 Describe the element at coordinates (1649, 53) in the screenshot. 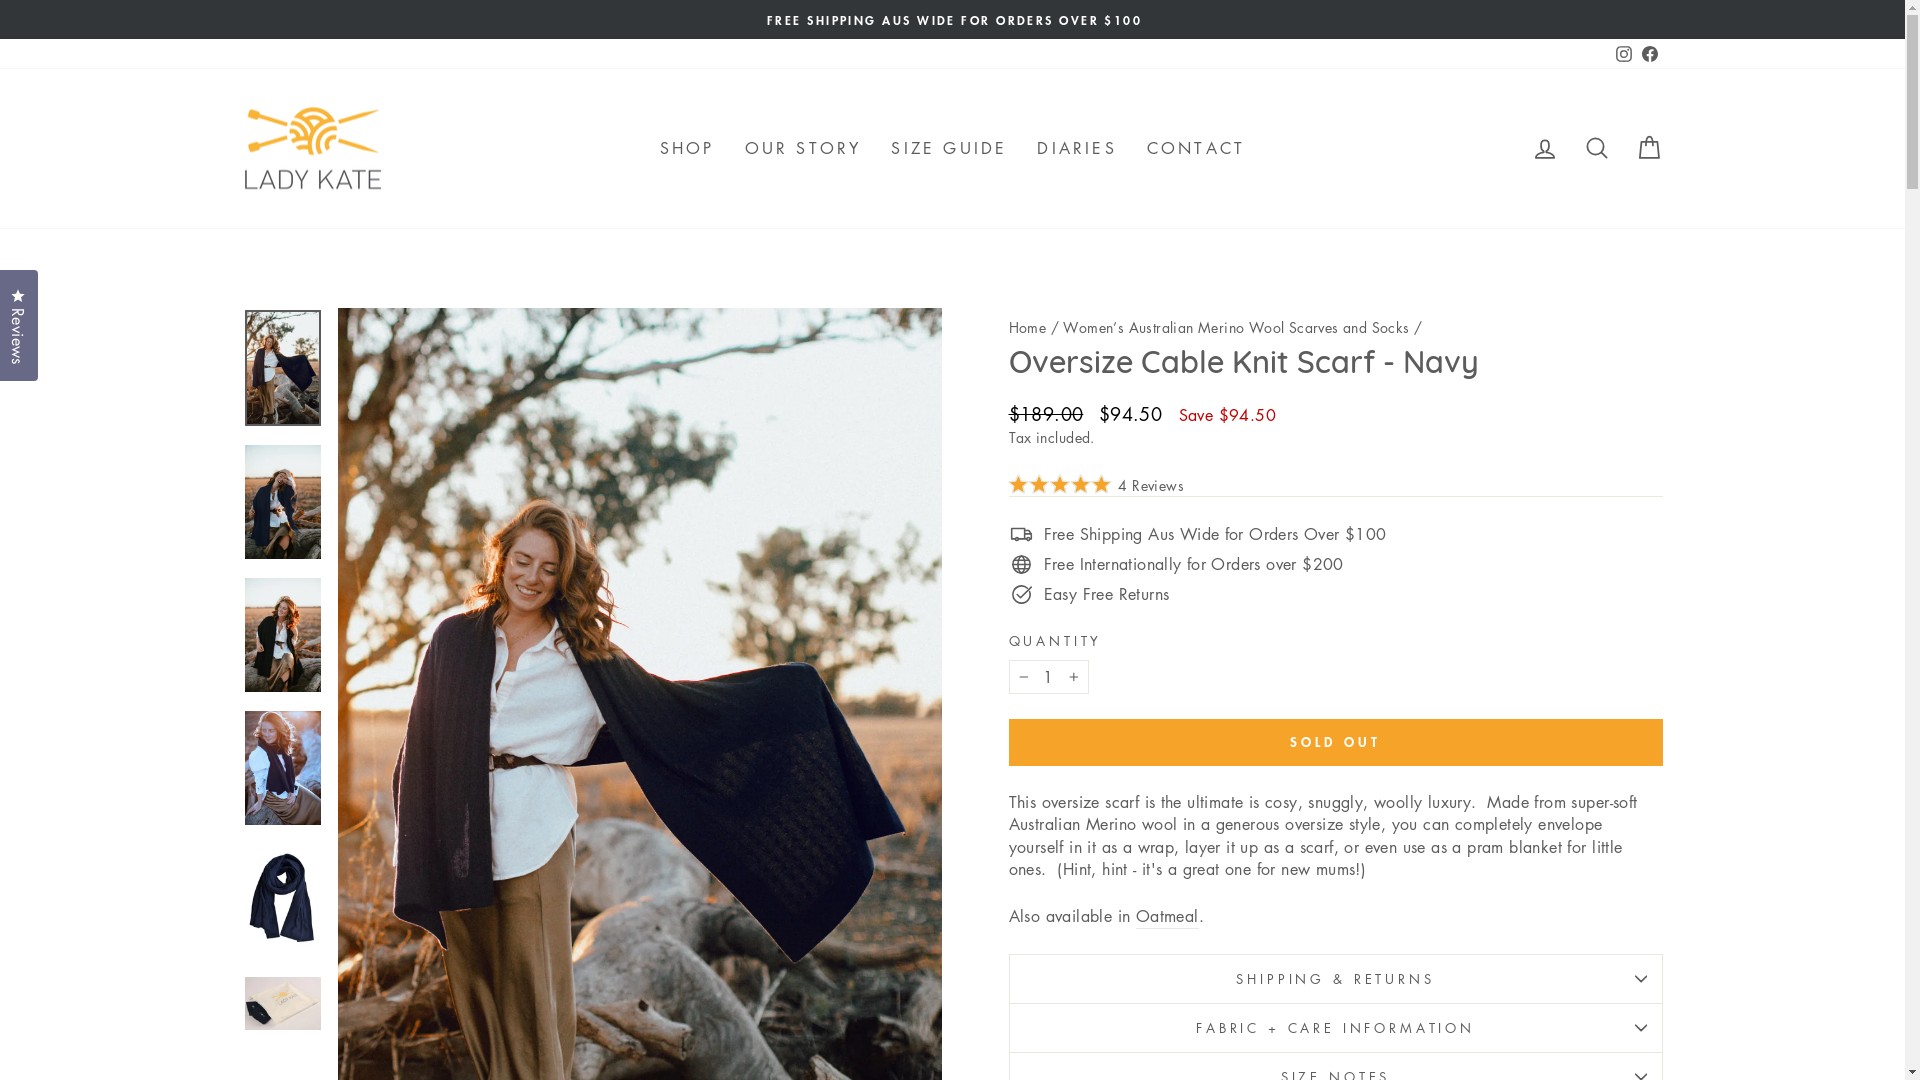

I see `'Facebook'` at that location.